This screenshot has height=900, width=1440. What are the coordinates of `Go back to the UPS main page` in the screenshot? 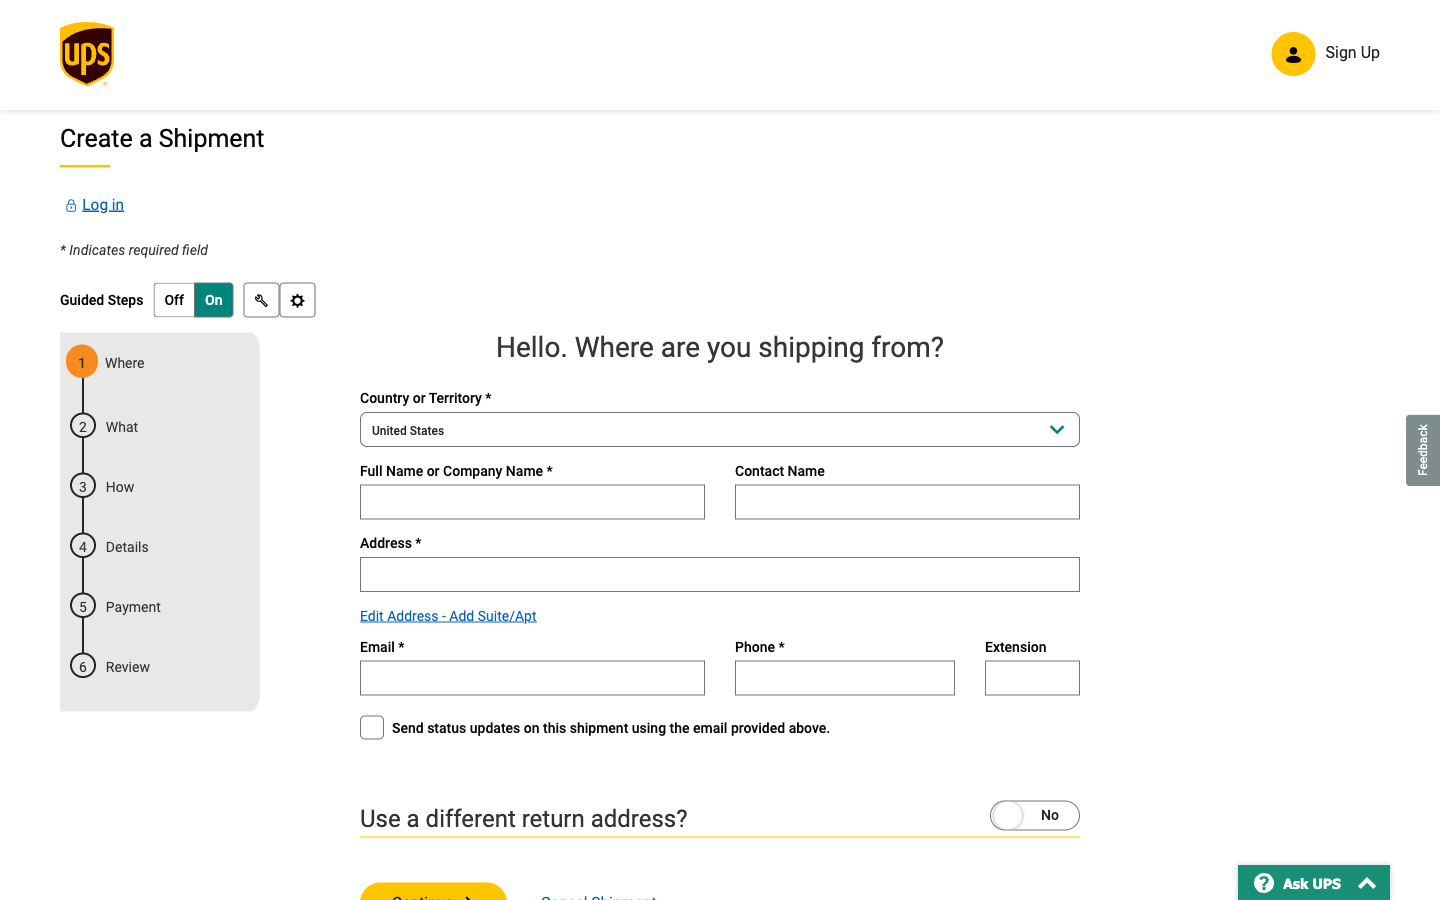 It's located at (86, 59).